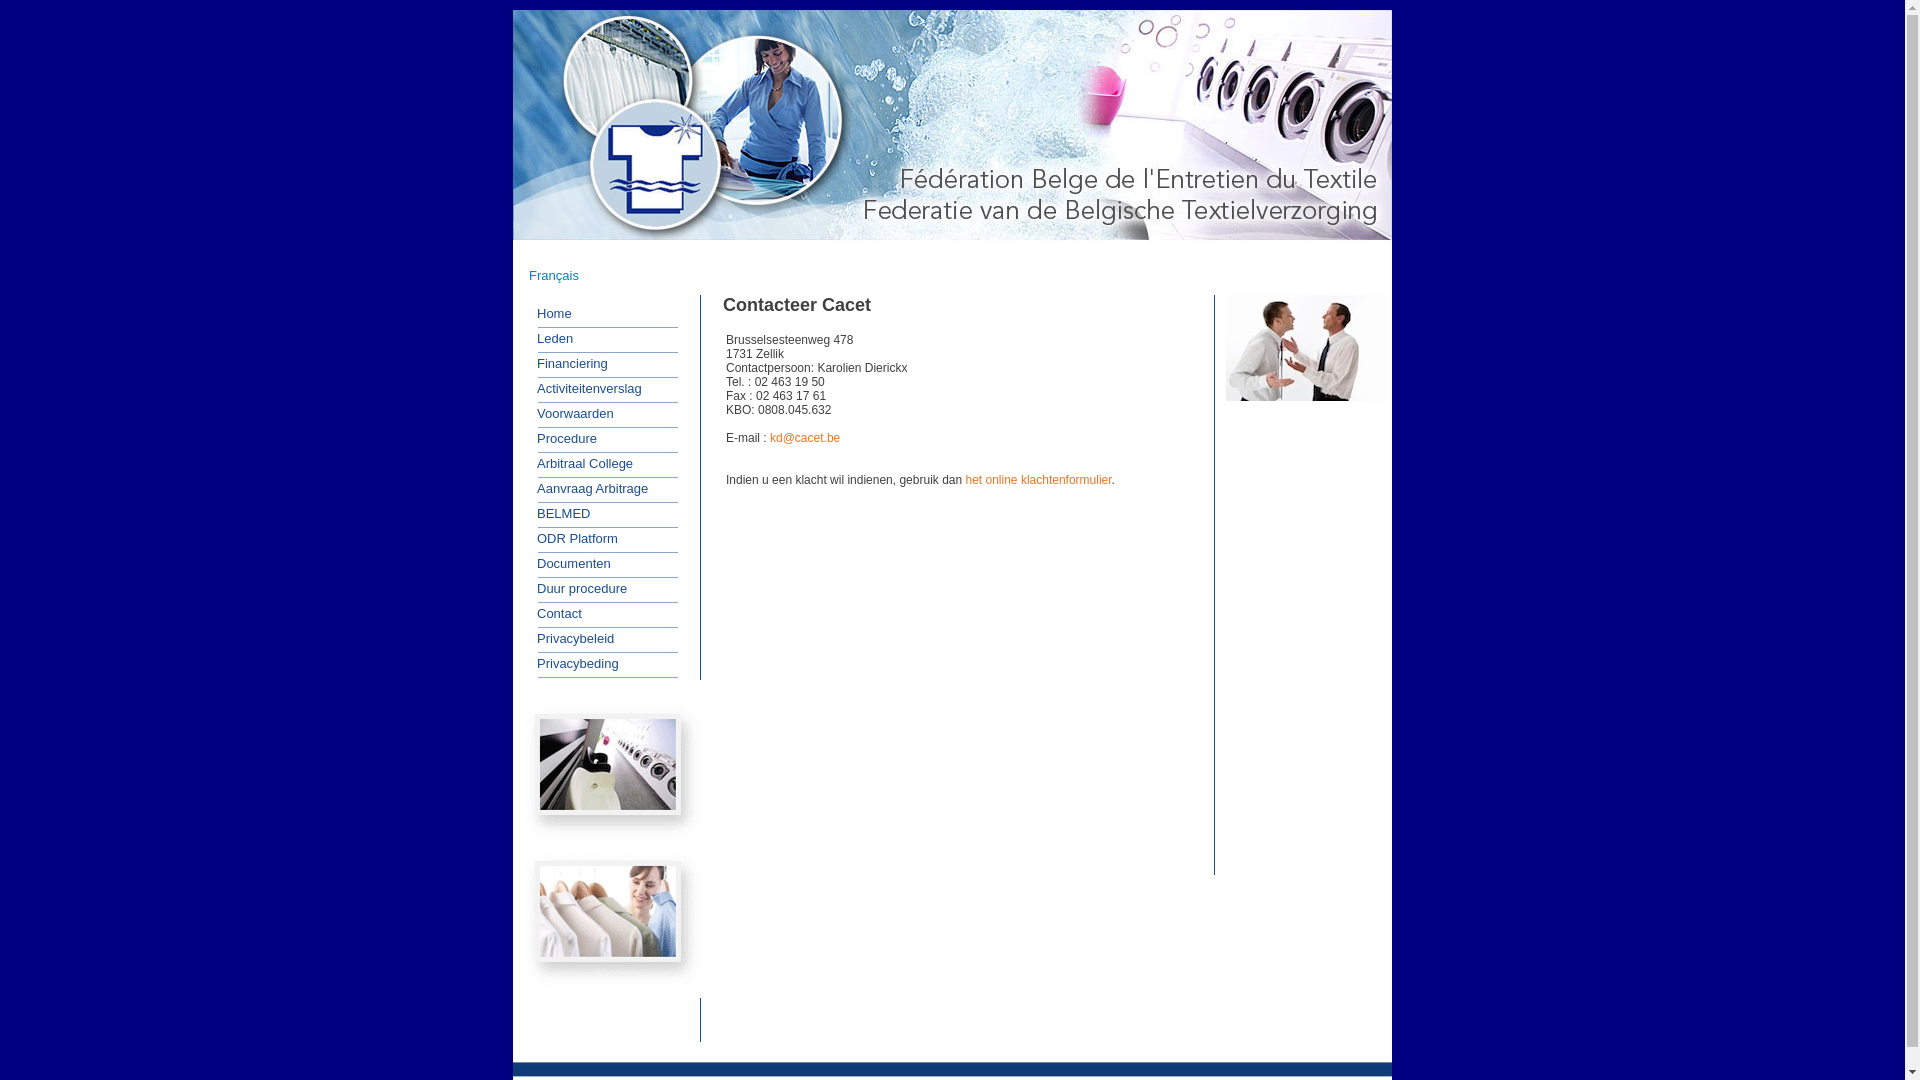 This screenshot has height=1080, width=1920. I want to click on 'Privacybeding', so click(523, 663).